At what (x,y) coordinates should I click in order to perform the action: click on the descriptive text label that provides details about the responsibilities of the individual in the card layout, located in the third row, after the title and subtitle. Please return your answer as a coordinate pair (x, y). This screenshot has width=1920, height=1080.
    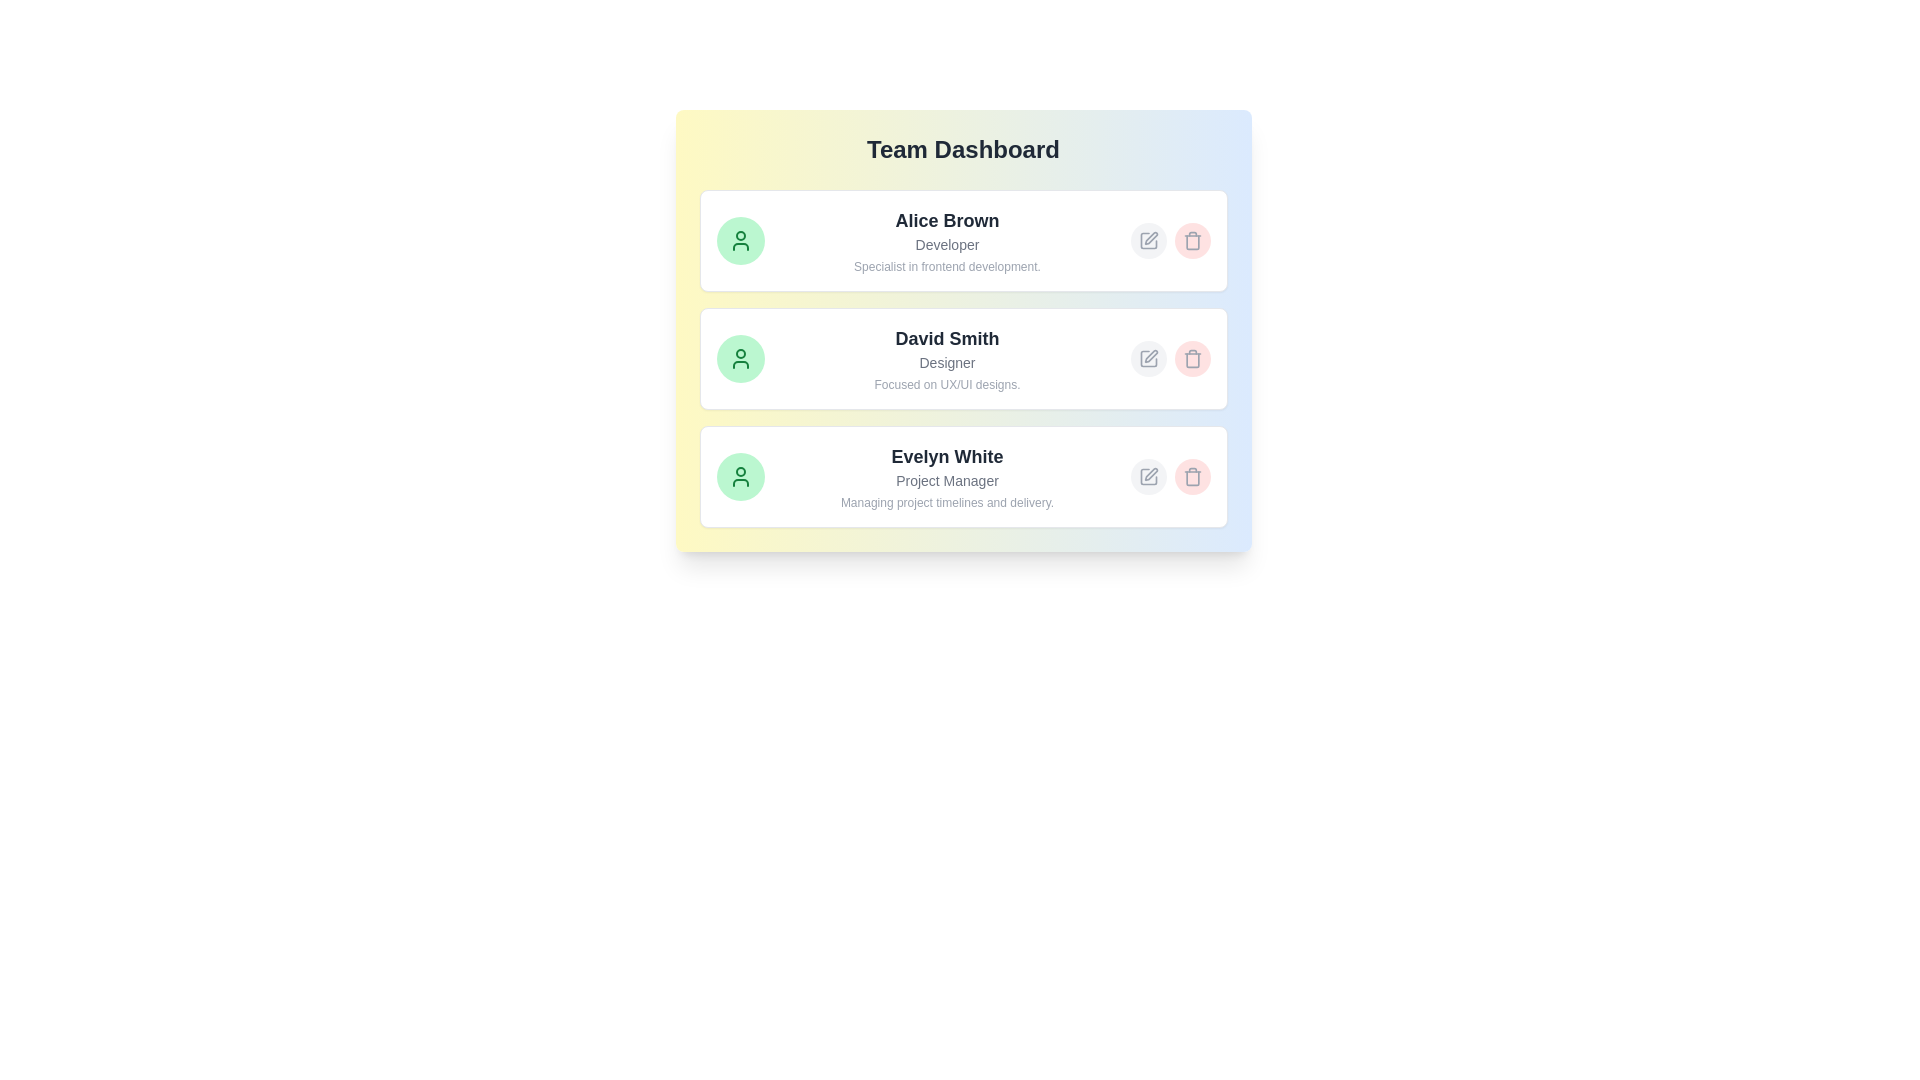
    Looking at the image, I should click on (946, 501).